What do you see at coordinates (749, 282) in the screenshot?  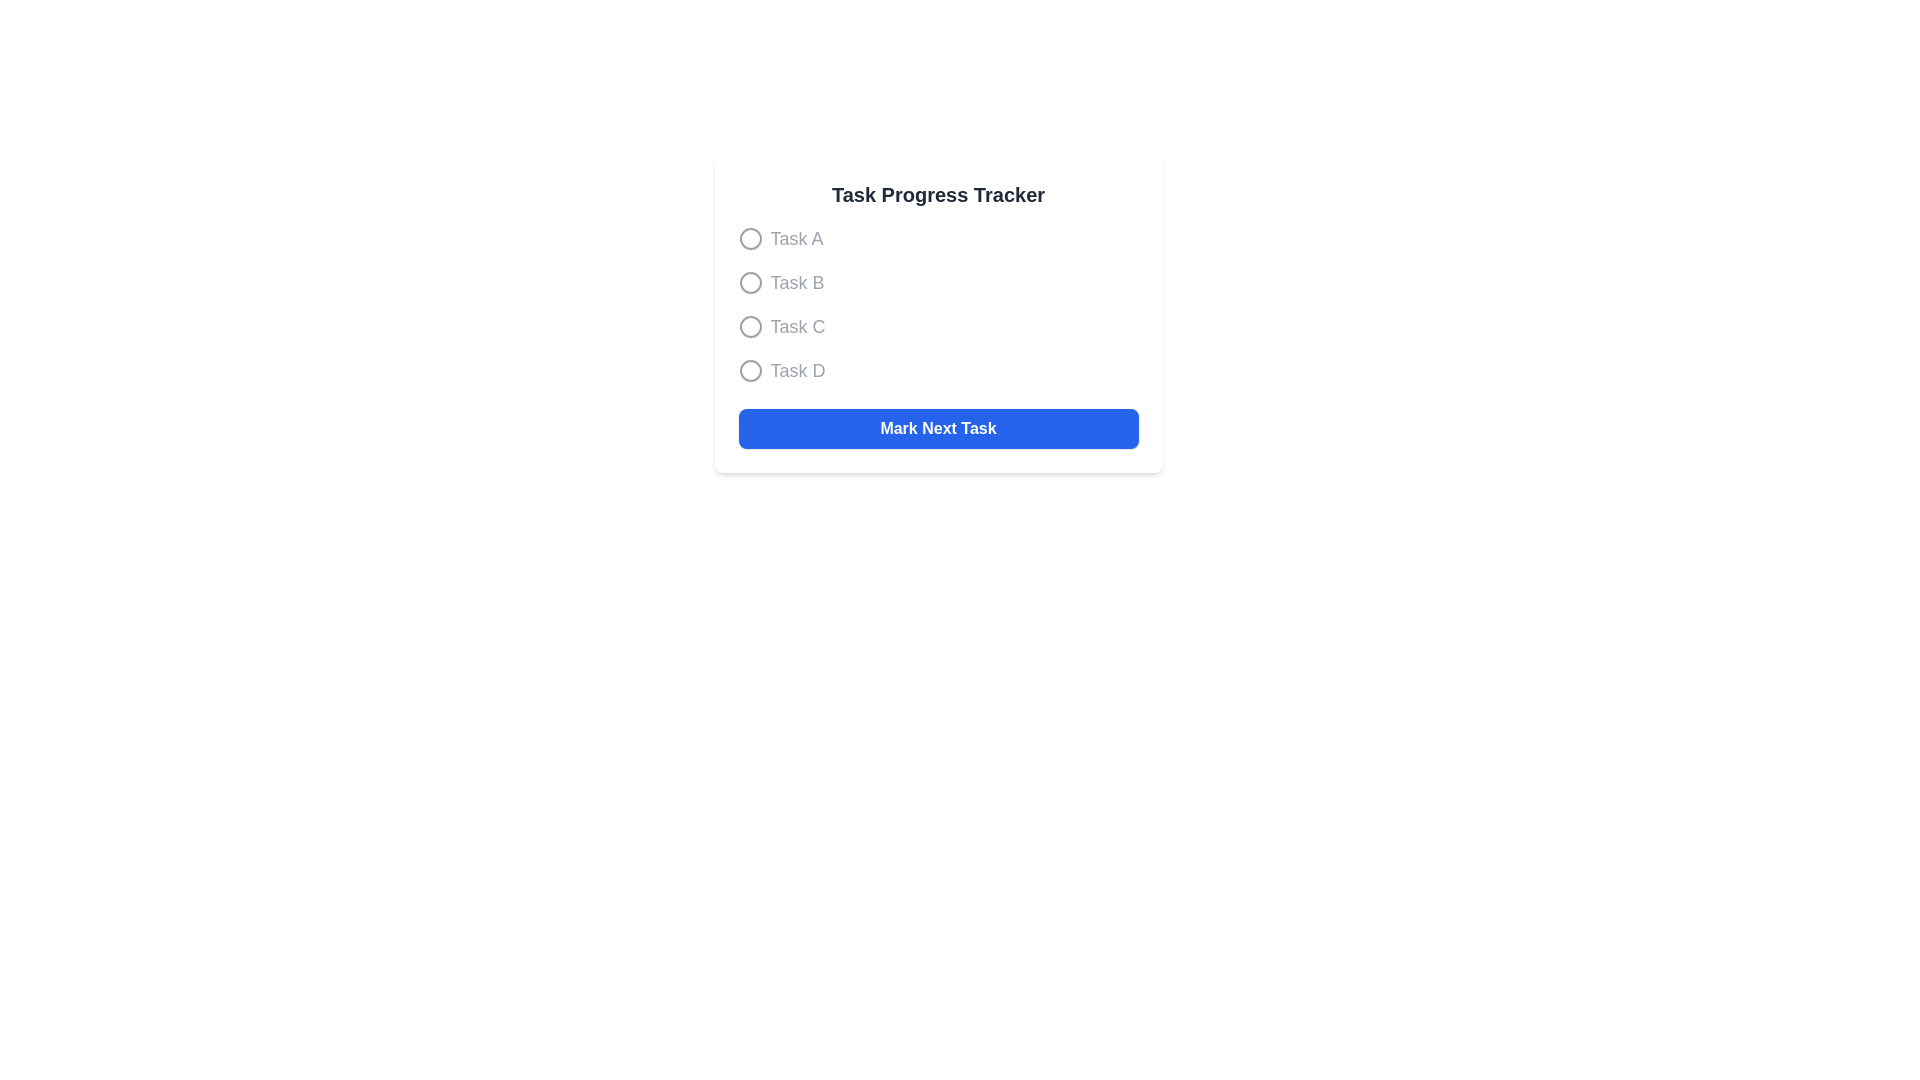 I see `the radio button for 'Task B'` at bounding box center [749, 282].